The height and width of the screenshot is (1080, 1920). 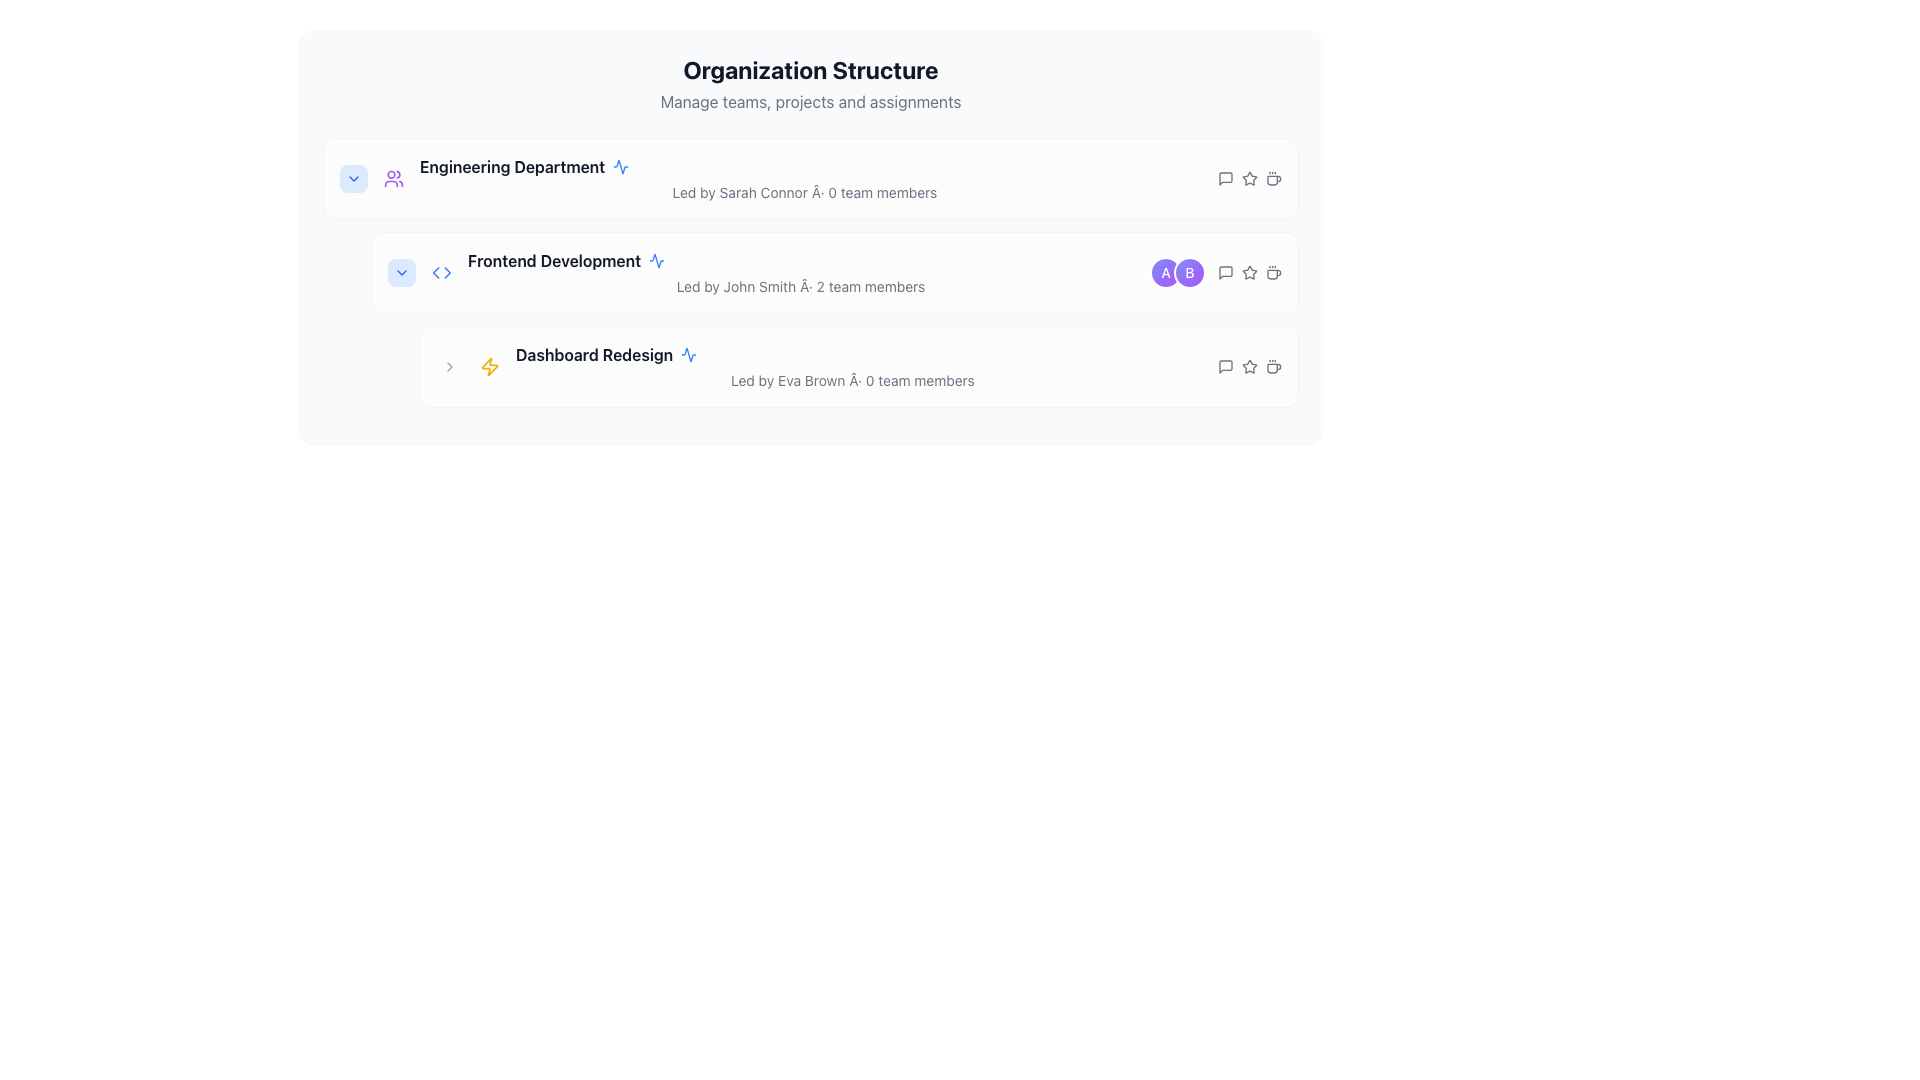 I want to click on the rightward arrow-shaped SVG icon with a blue hue, located in the 'Frontend Development' section, adjacent to its label, so click(x=446, y=273).